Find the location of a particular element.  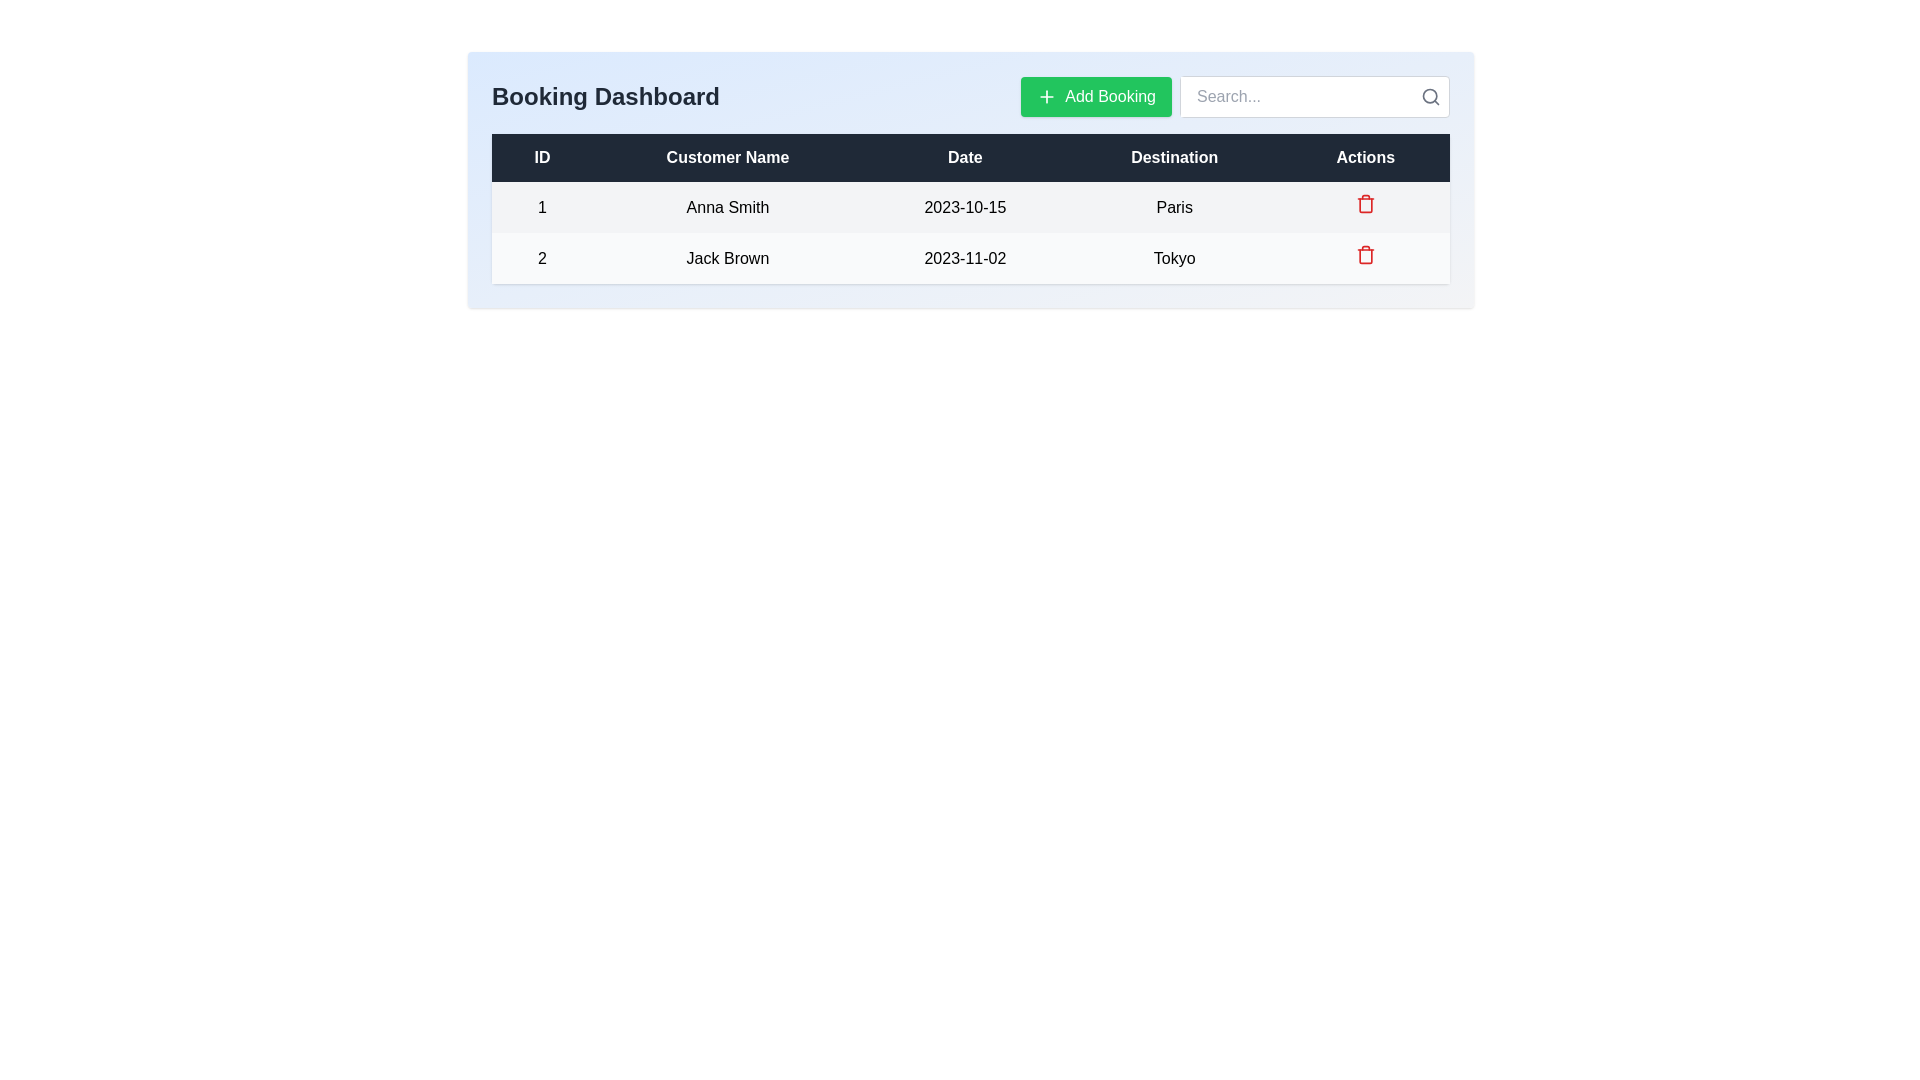

the third column header in the table that indicates dates, located between 'Customer Name' and 'Destination' is located at coordinates (965, 157).